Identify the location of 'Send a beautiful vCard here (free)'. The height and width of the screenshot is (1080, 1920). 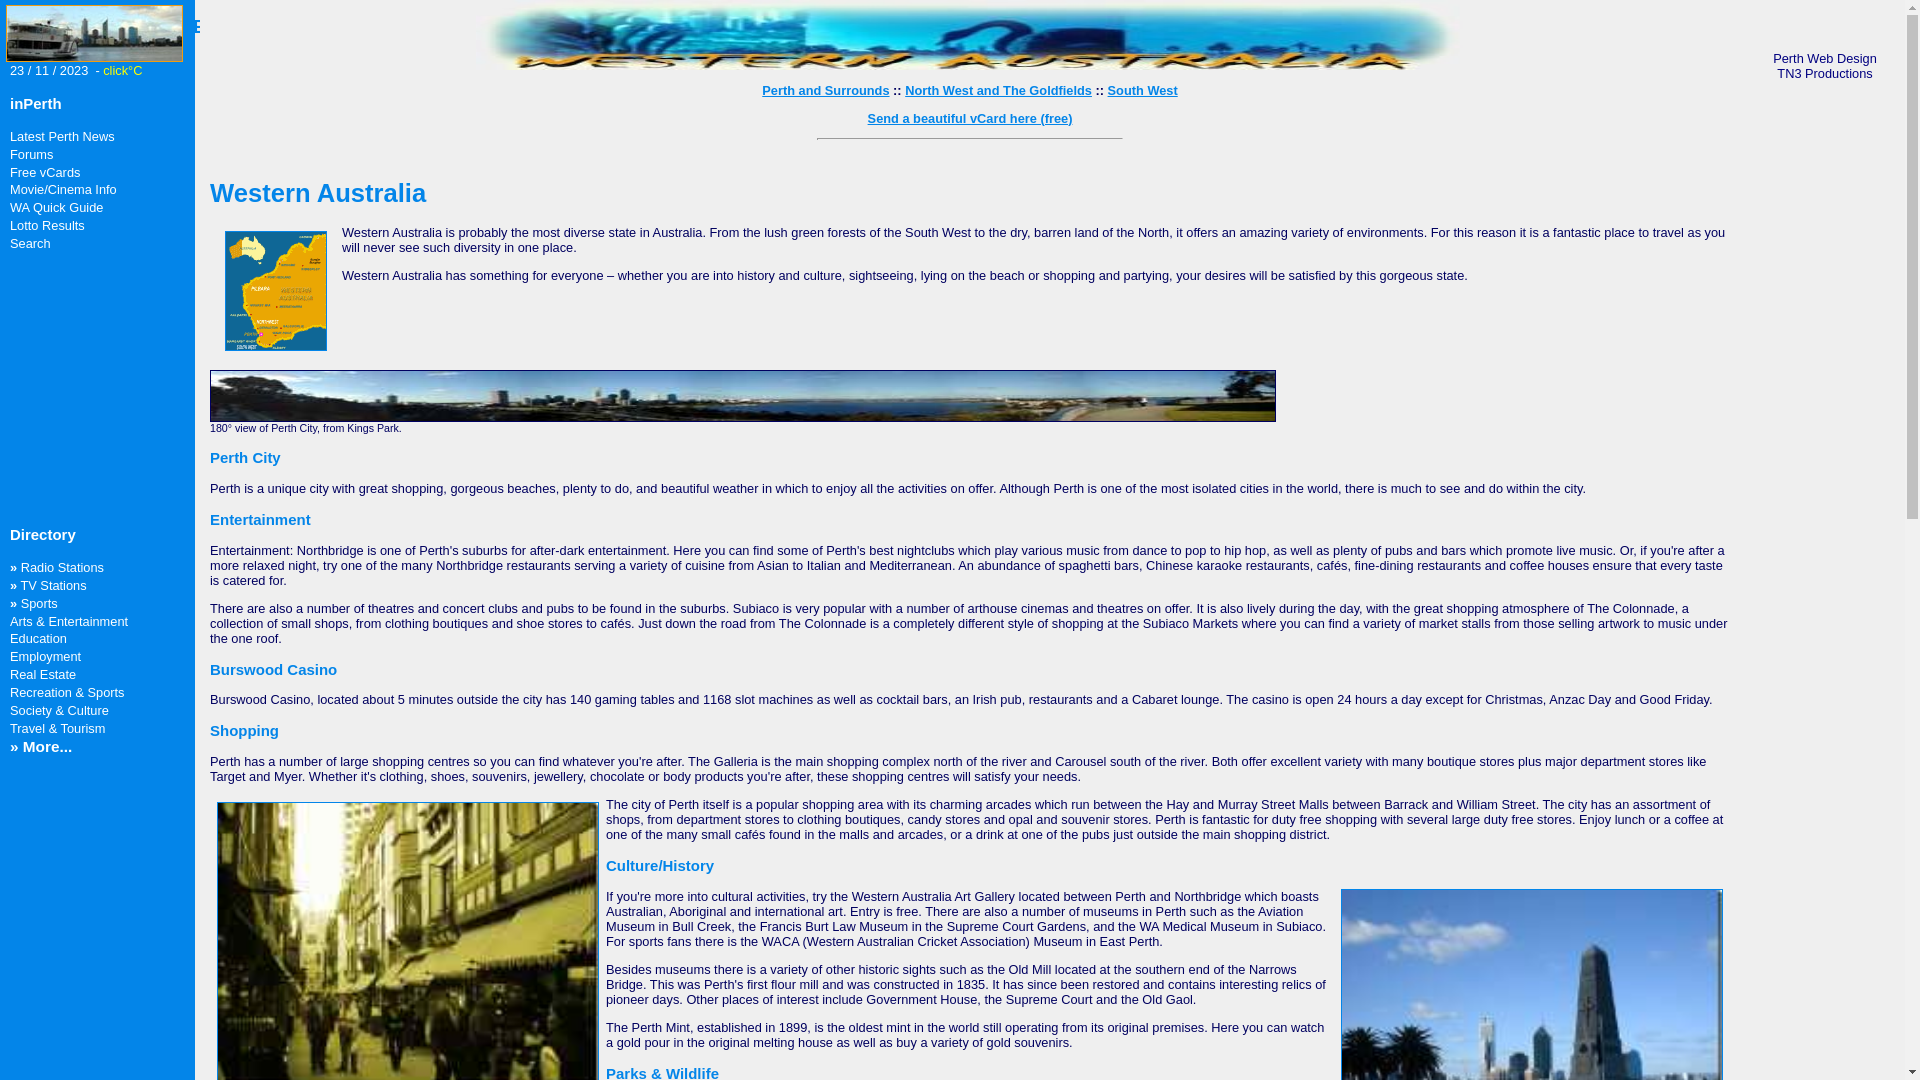
(868, 118).